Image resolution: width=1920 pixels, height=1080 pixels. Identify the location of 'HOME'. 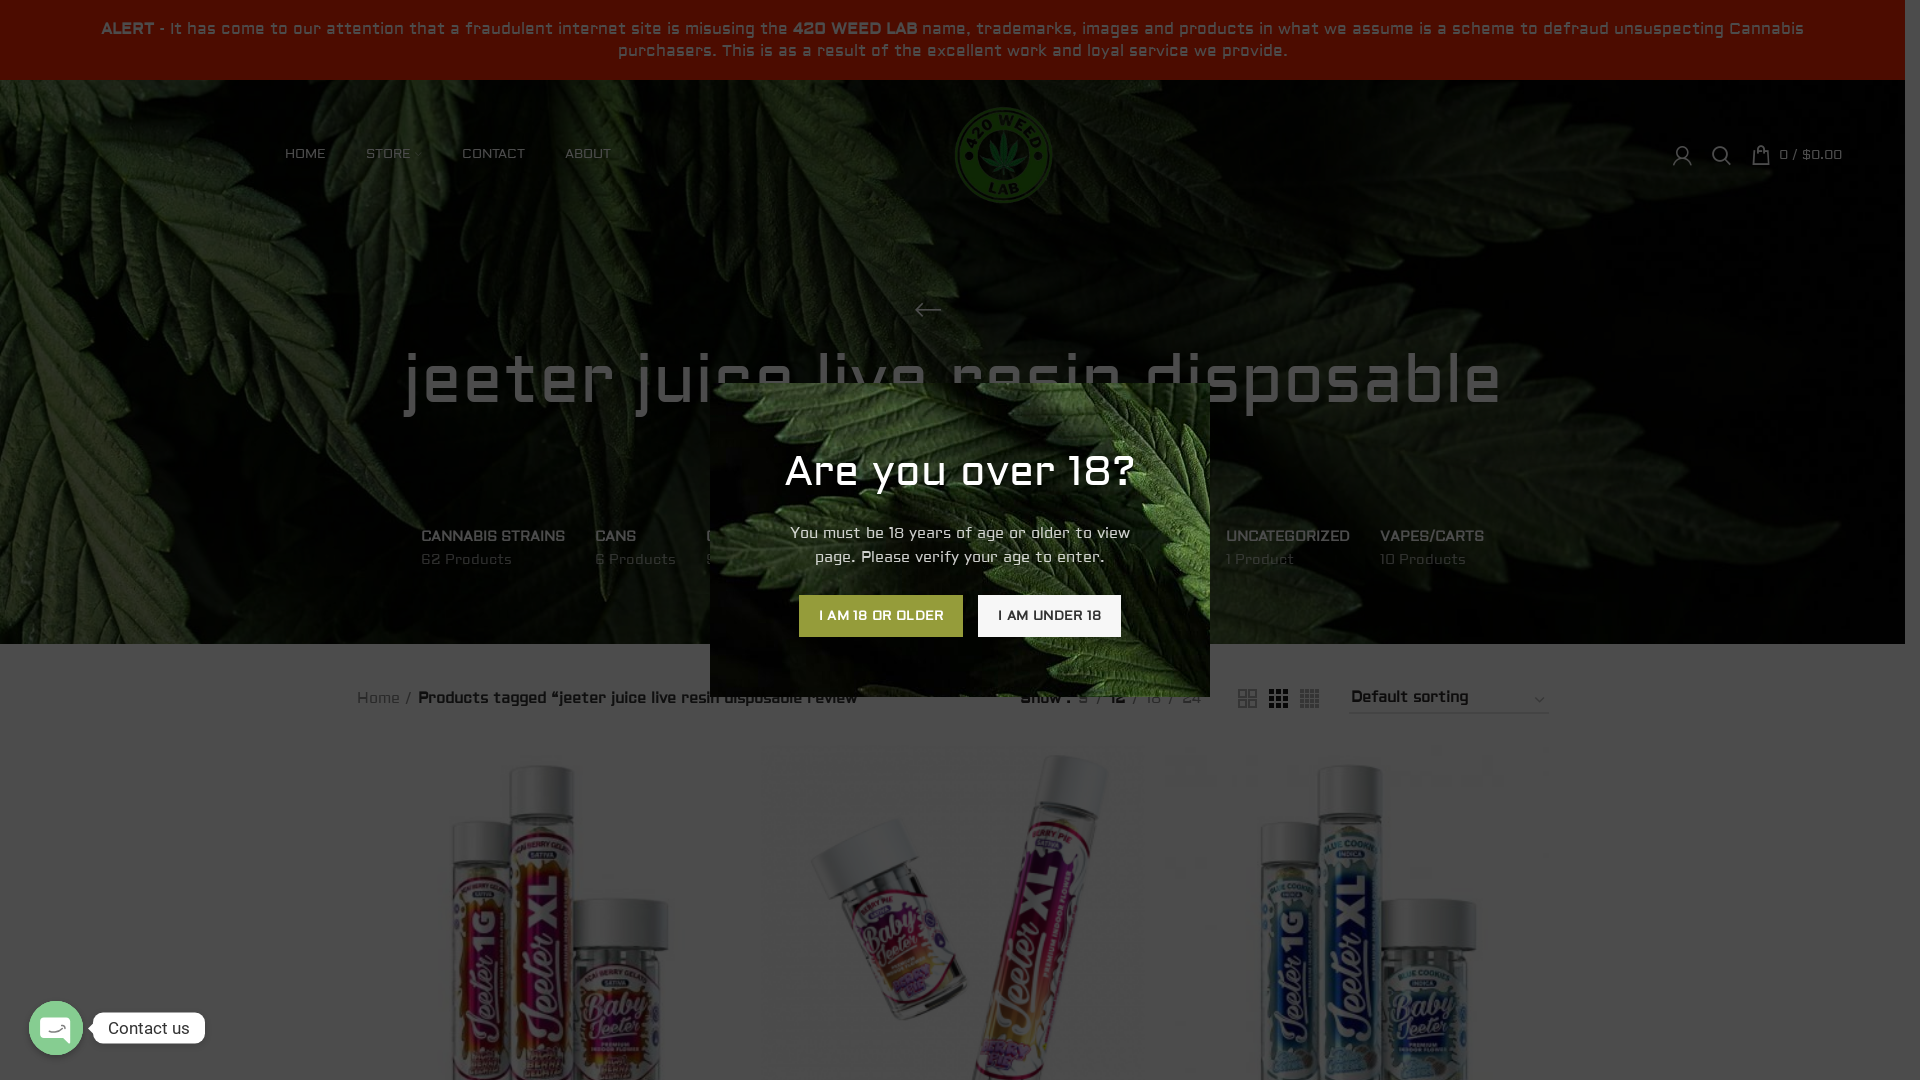
(304, 153).